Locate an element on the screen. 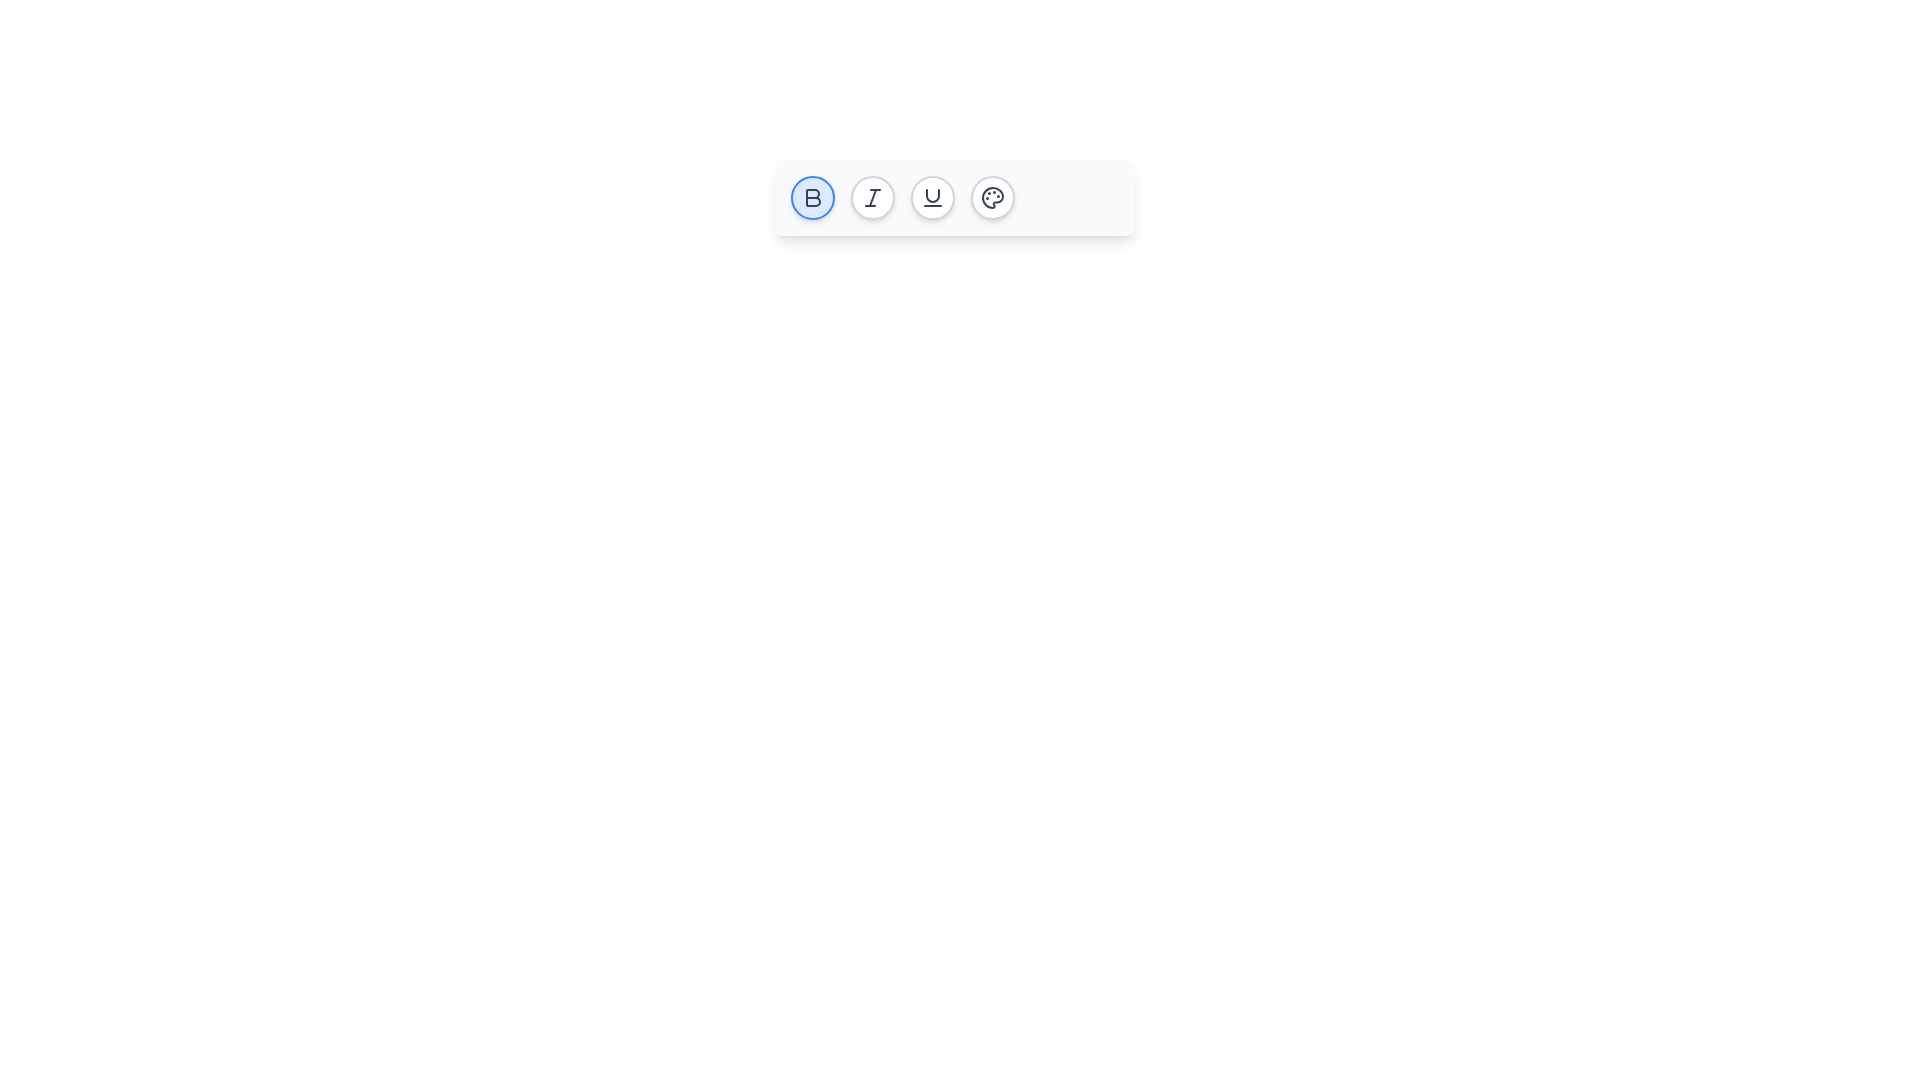  the small vertical line segment inside the italic formatting icon in the toolbar, which is the second icon from the left is located at coordinates (873, 197).